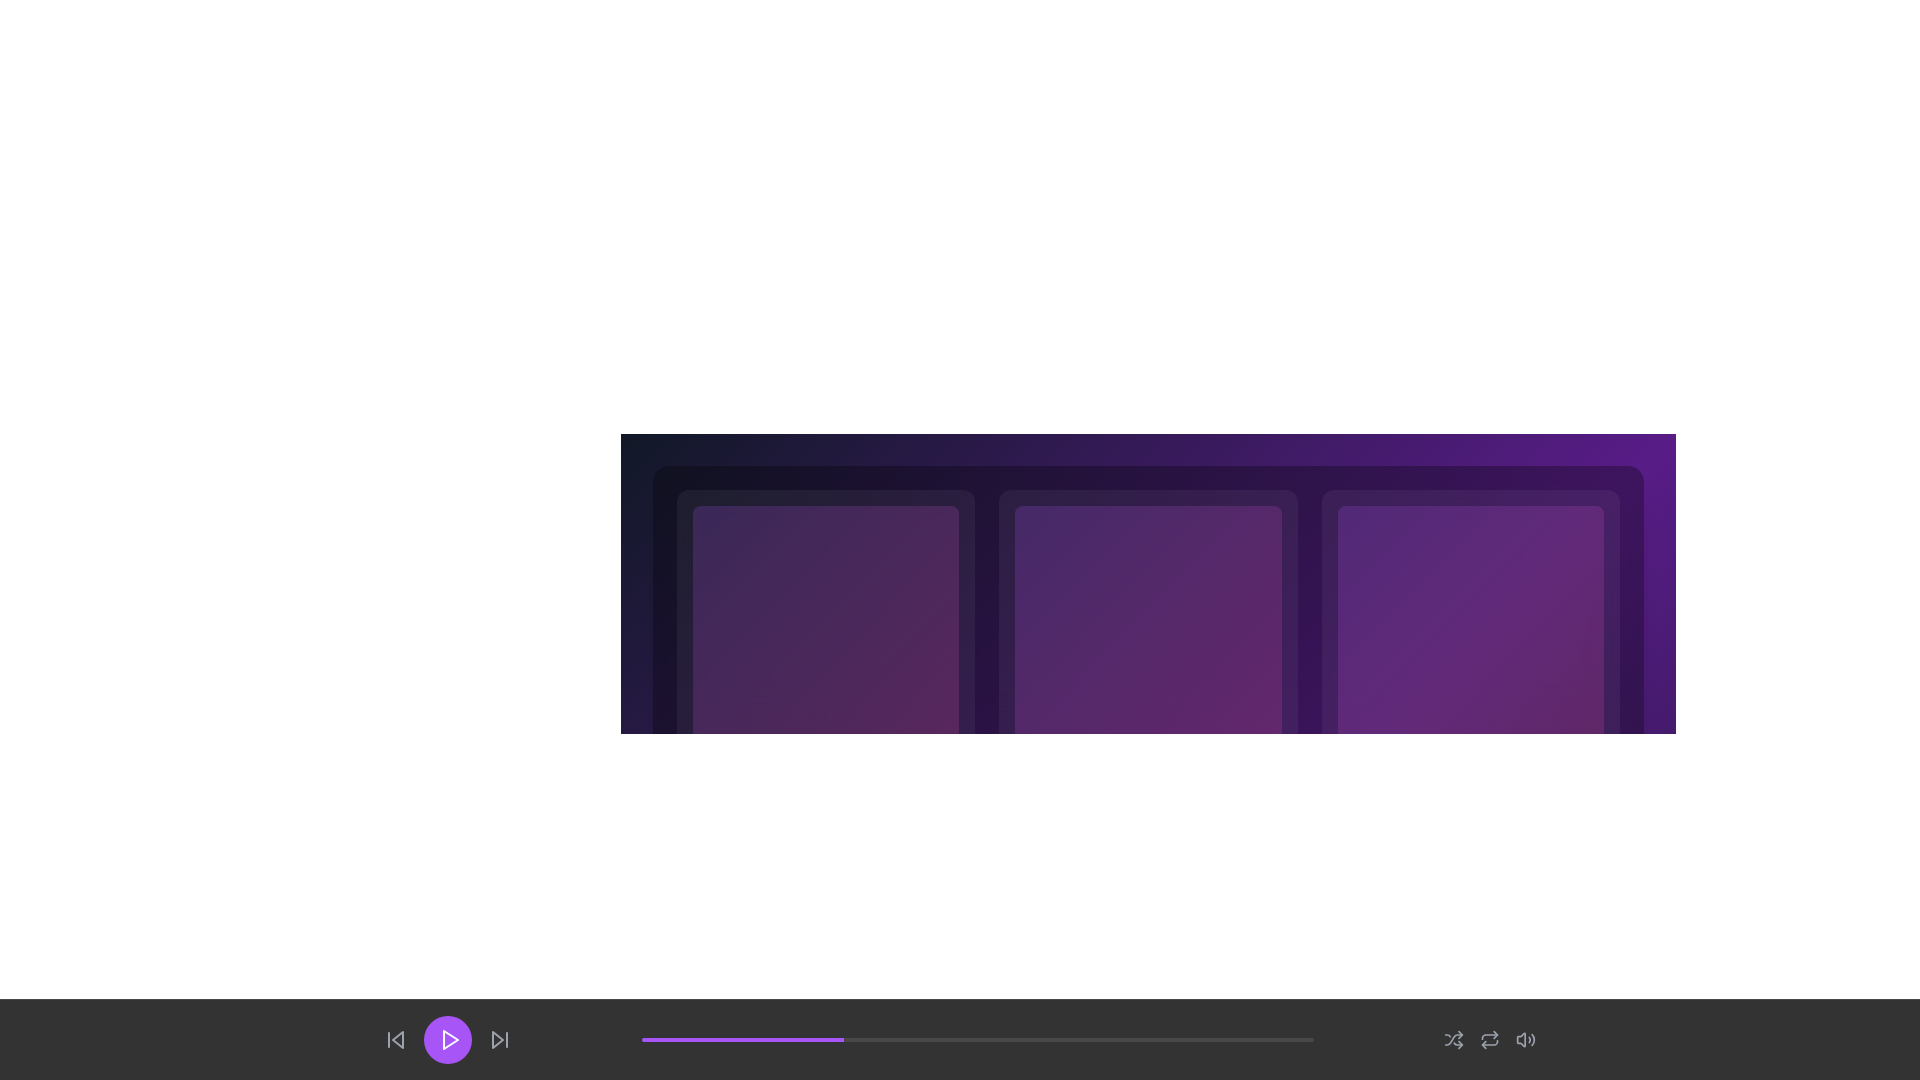  I want to click on the Replay button located in the middle of the three icons at the bottom-right corner of the navigation bar, so click(1489, 1039).